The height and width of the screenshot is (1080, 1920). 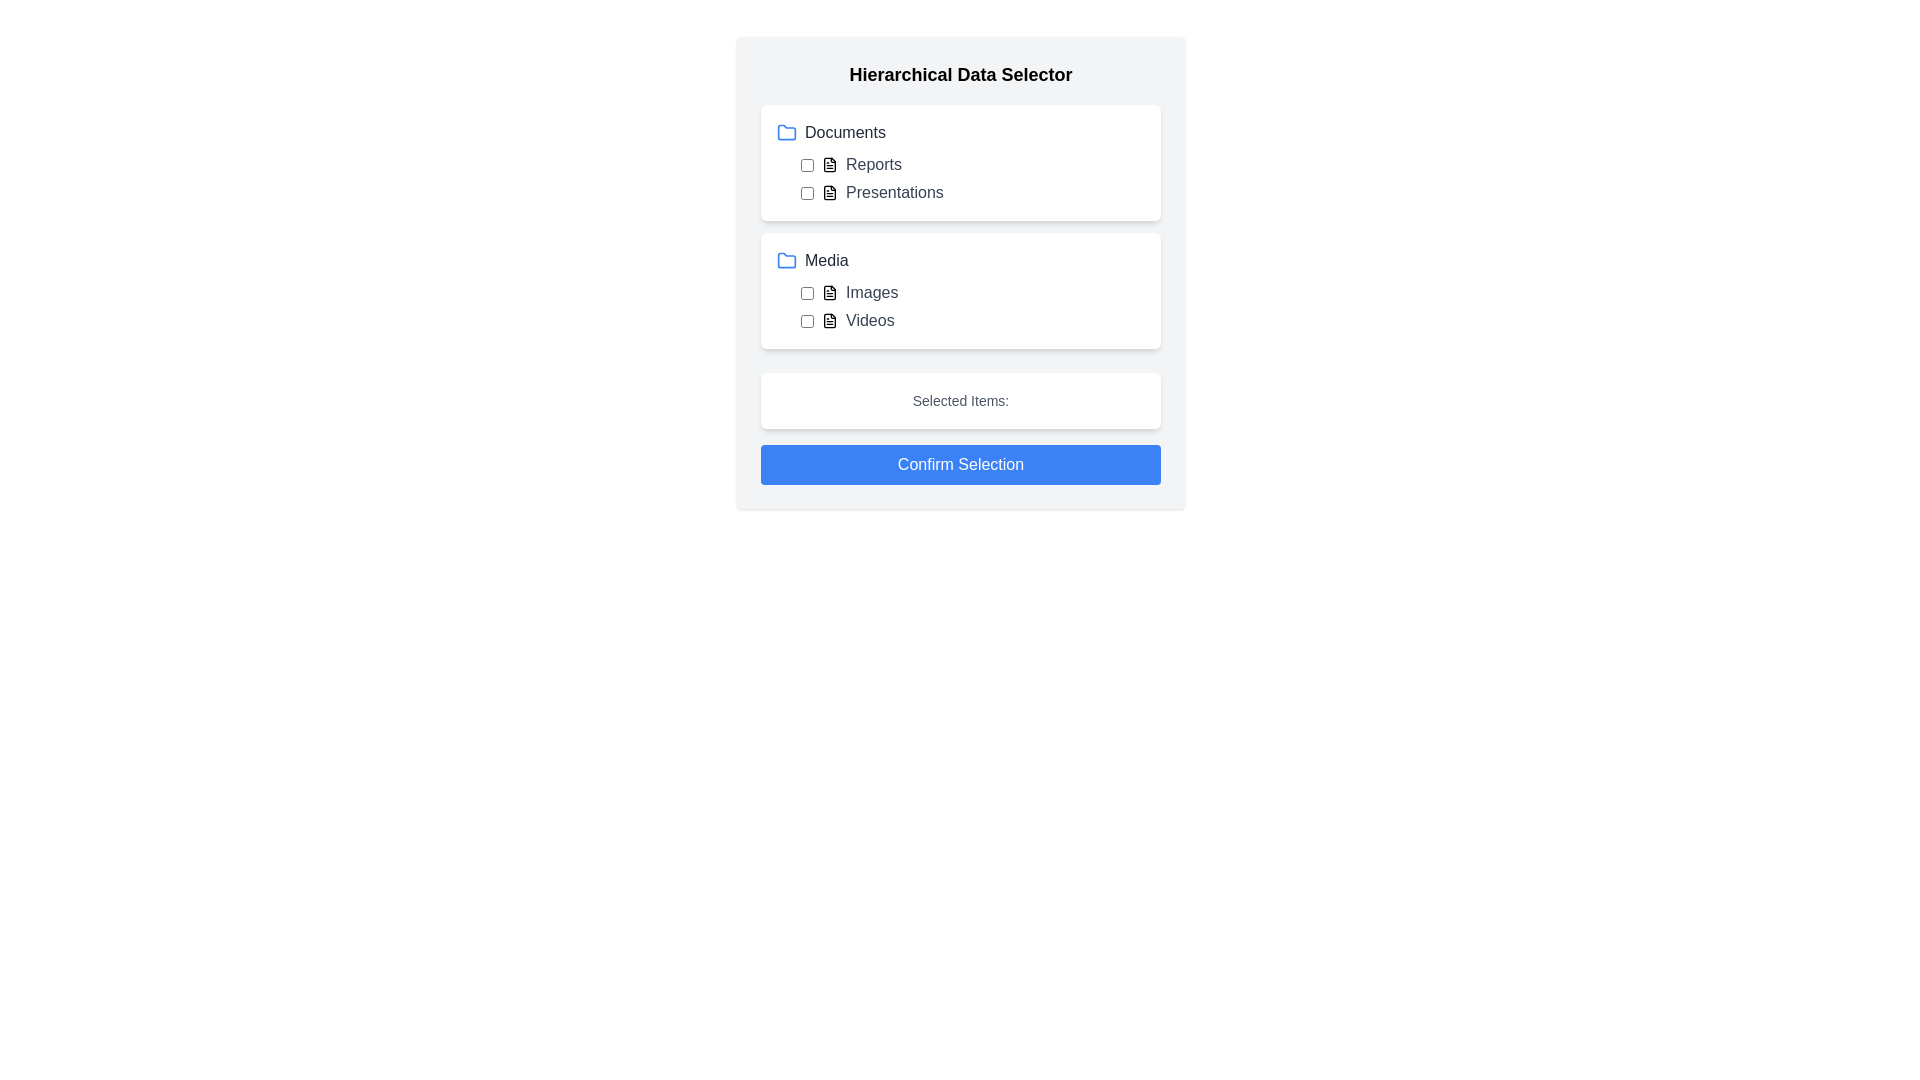 I want to click on the label indicating the section titled 'Selected Items:' which is a white box with rounded corners located above the blue 'Confirm Selection' button, so click(x=960, y=401).